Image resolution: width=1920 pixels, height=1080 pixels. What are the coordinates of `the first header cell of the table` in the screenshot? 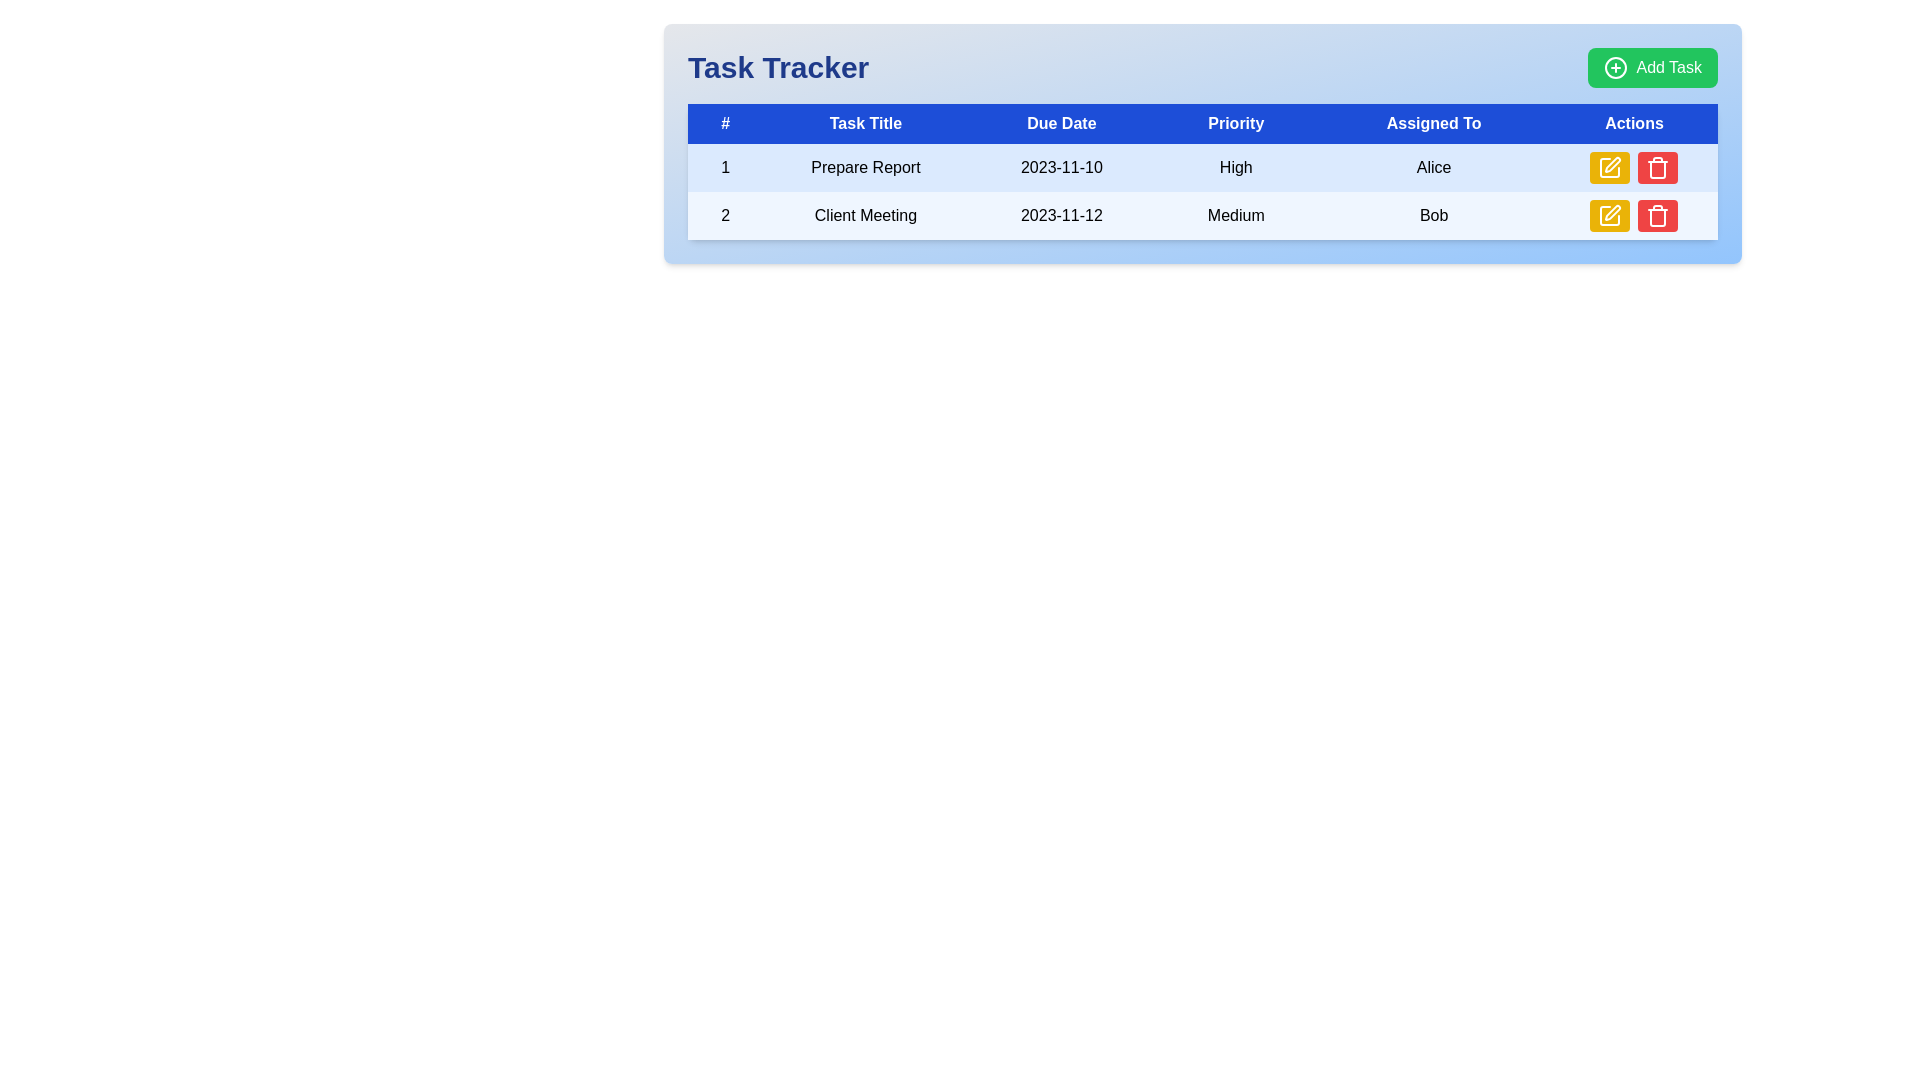 It's located at (724, 123).